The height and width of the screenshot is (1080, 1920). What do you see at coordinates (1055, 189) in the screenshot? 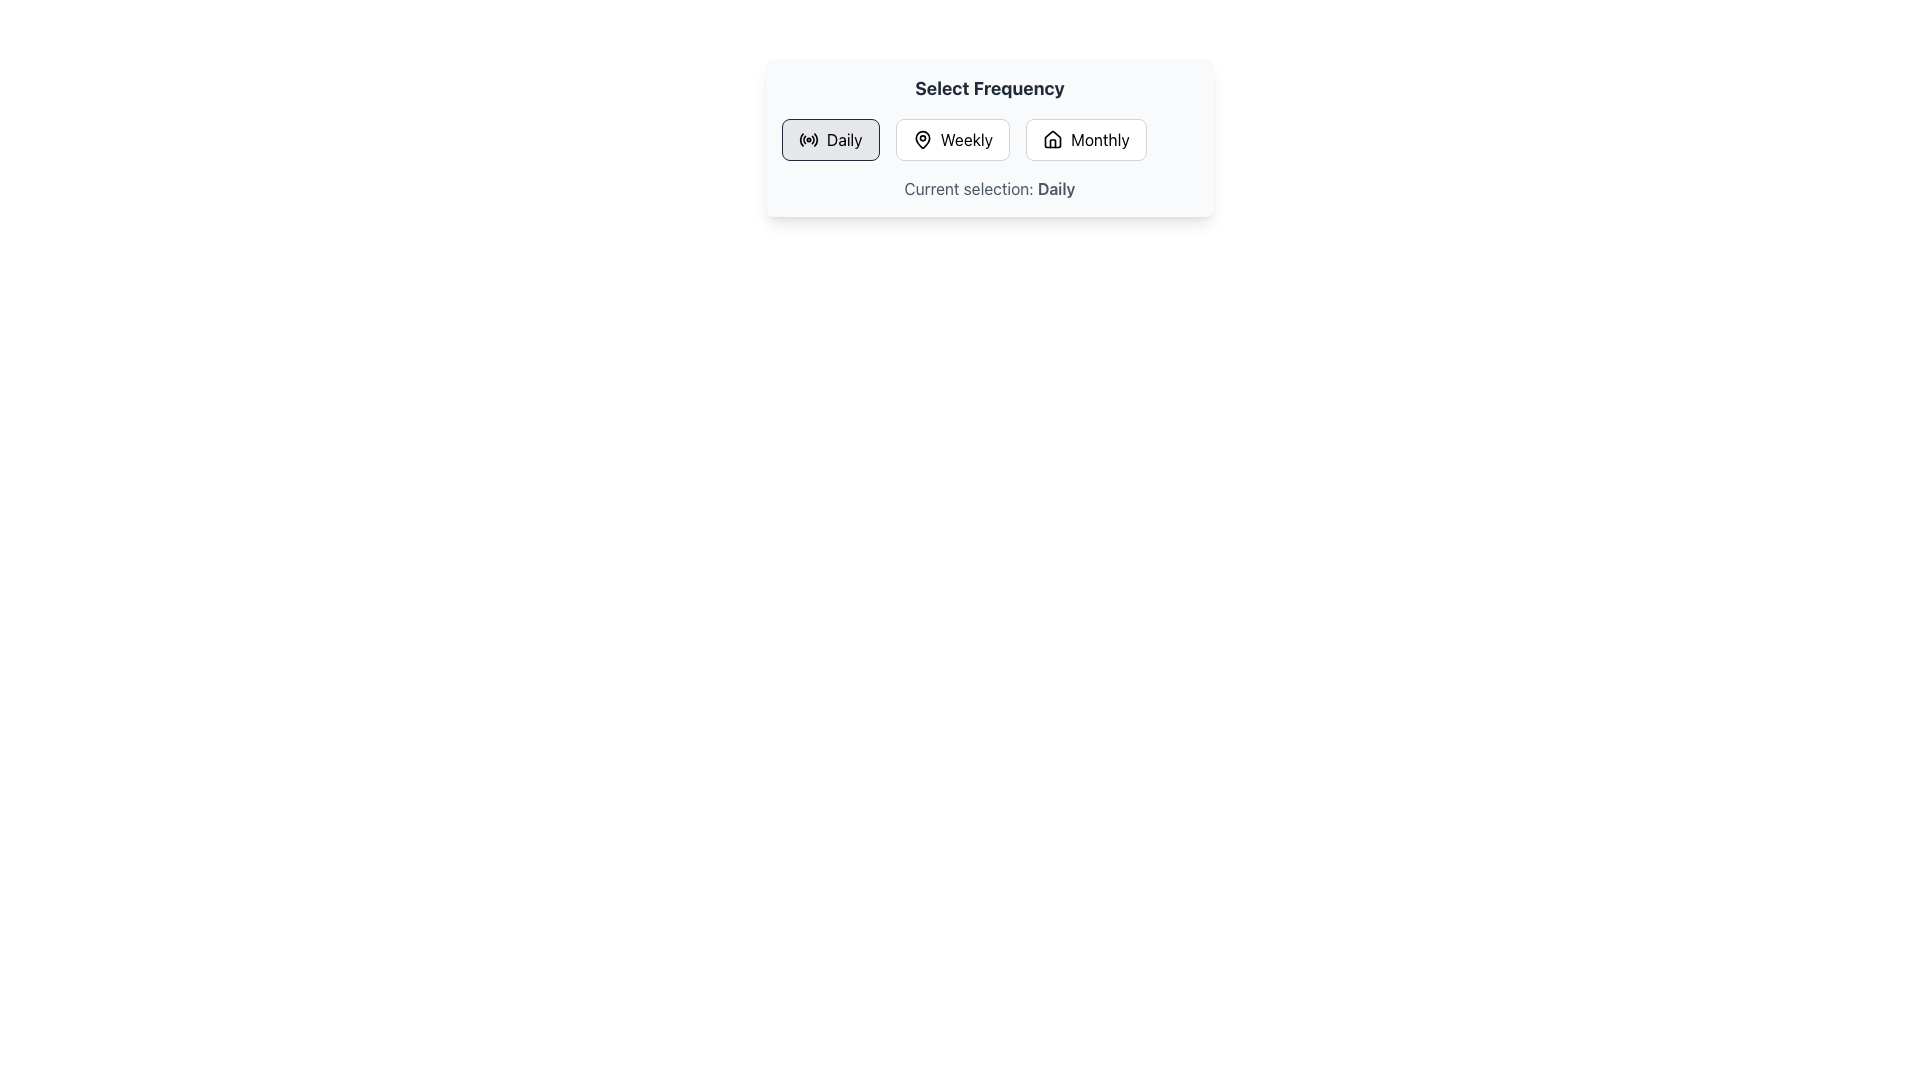
I see `the Text Label that indicates the current selected frequency option, specifically the bold word 'Daily' in the sentence 'Current selection: Daily'` at bounding box center [1055, 189].